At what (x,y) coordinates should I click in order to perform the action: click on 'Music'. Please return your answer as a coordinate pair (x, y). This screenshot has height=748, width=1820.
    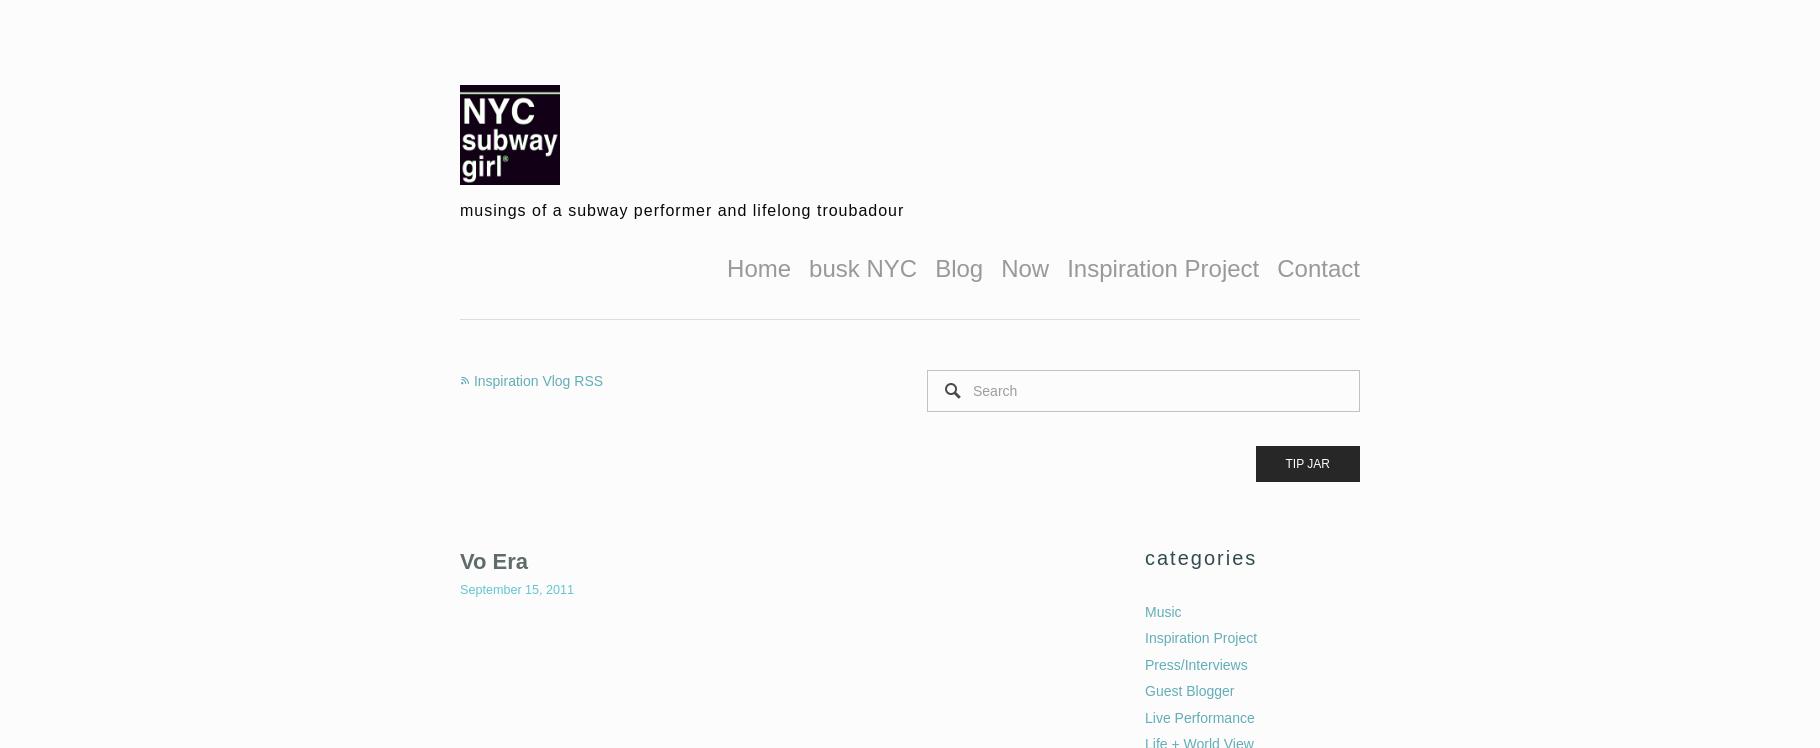
    Looking at the image, I should click on (1162, 609).